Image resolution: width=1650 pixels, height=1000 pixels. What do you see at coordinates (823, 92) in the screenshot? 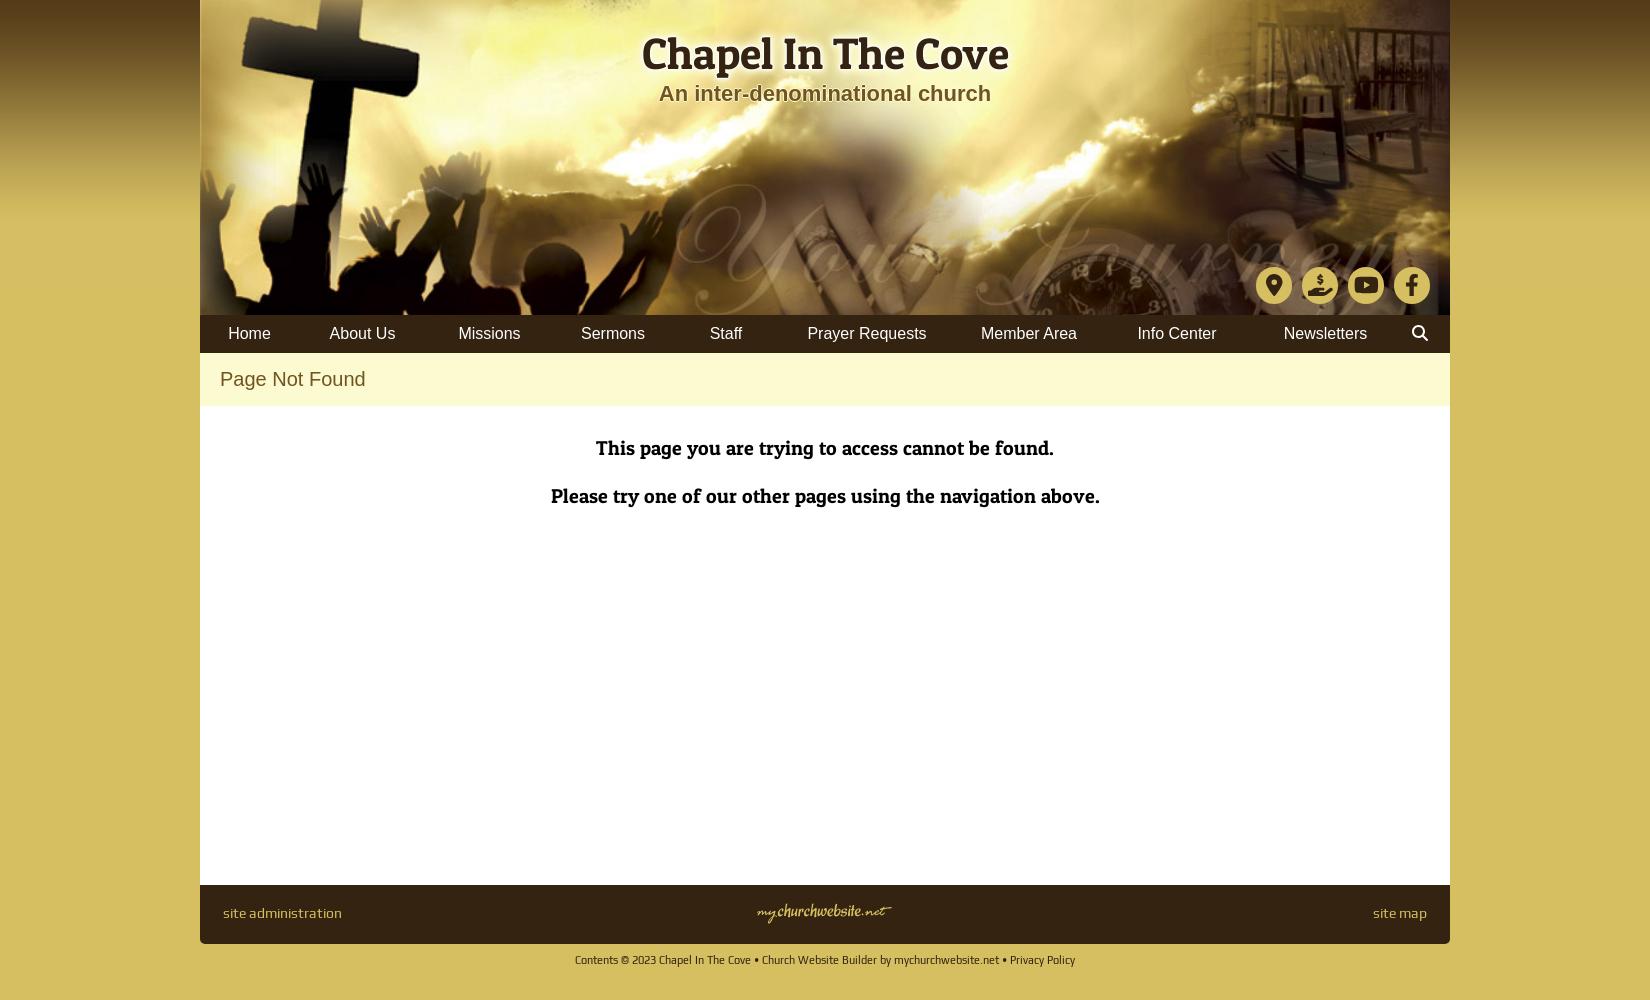
I see `'An inter-denominational church'` at bounding box center [823, 92].